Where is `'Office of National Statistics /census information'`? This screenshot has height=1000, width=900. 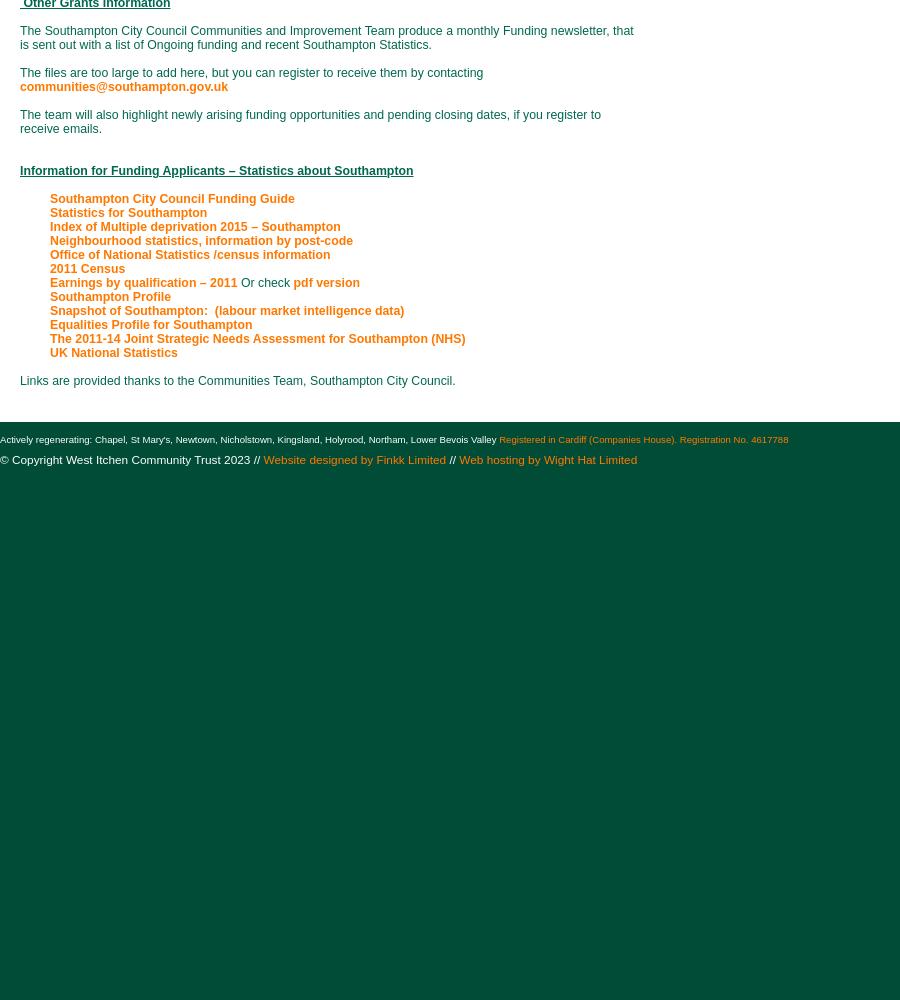 'Office of National Statistics /census information' is located at coordinates (189, 255).